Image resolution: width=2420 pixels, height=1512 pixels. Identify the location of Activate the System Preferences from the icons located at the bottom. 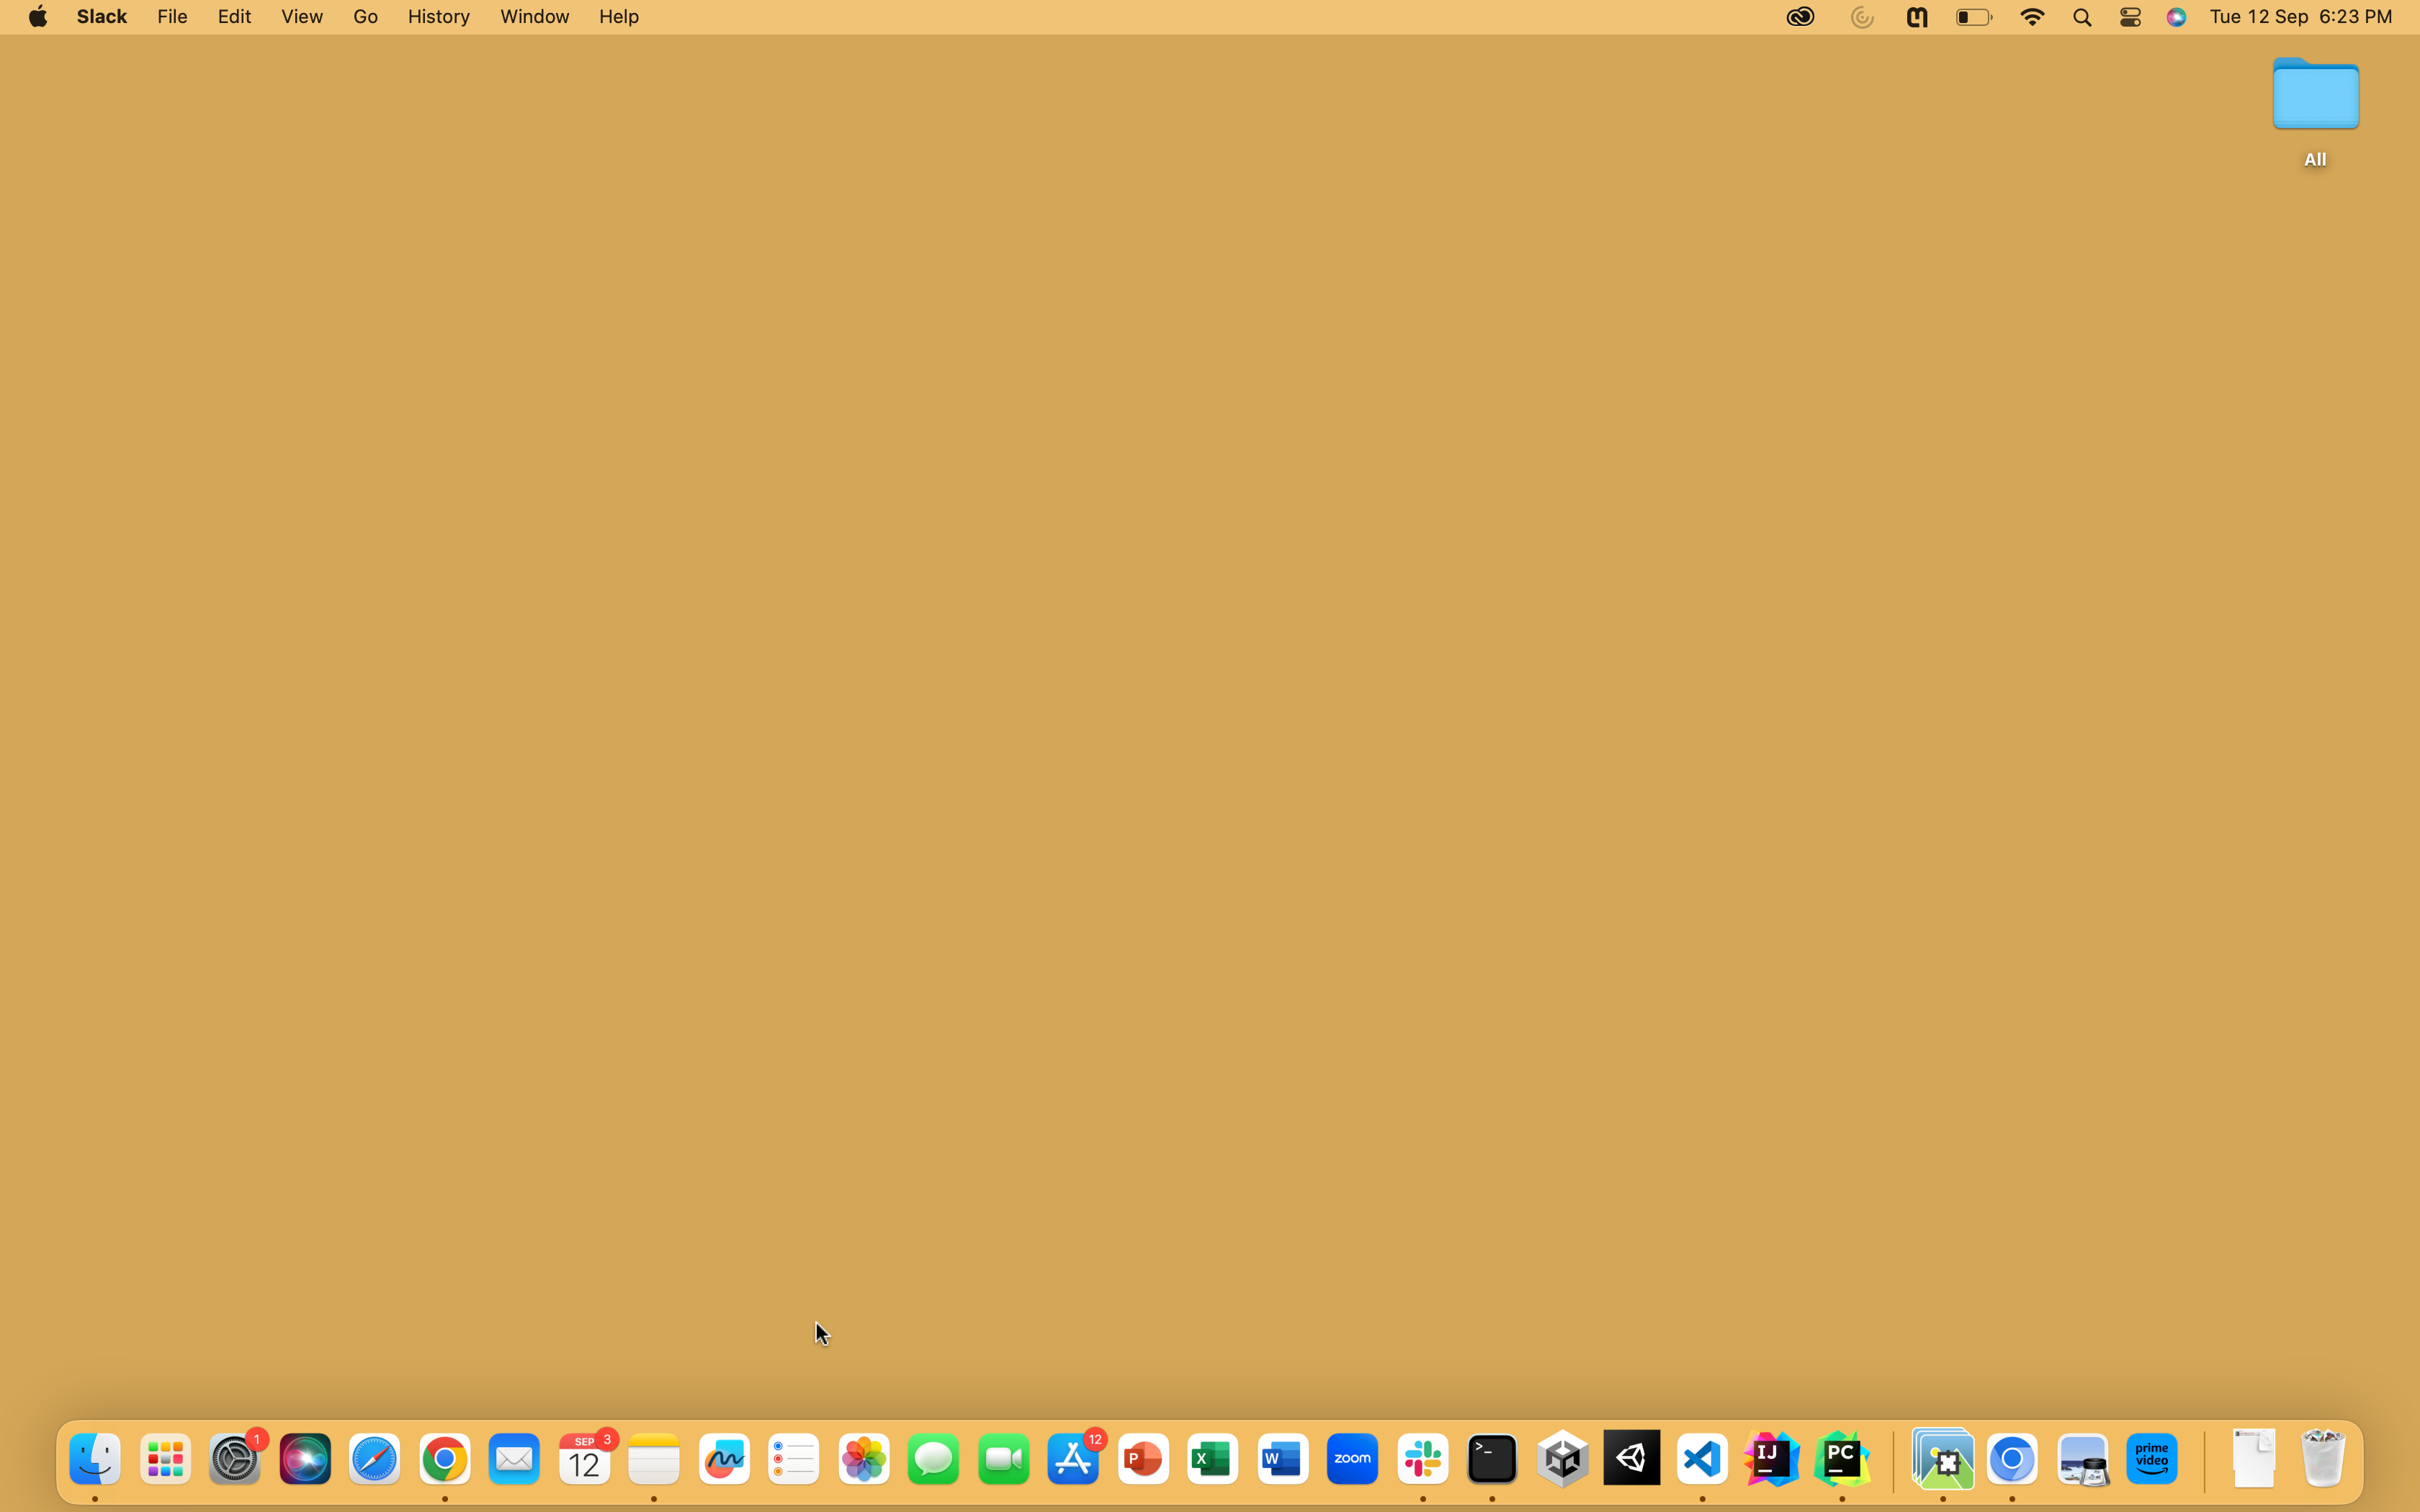
(234, 1459).